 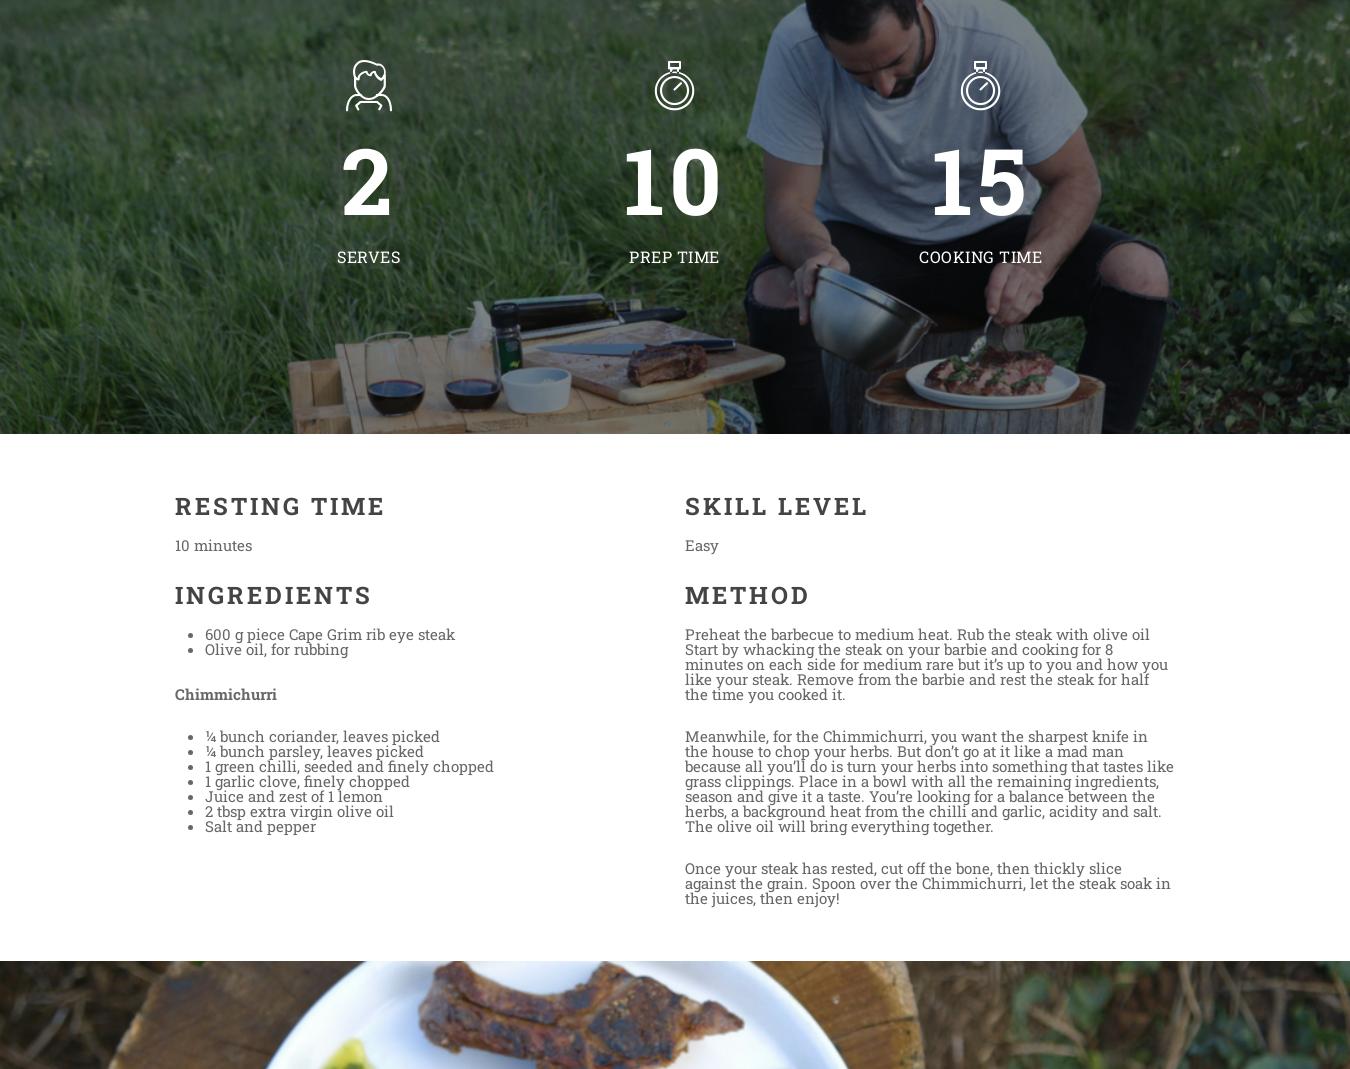 I want to click on 'Salt and pepper', so click(x=259, y=826).